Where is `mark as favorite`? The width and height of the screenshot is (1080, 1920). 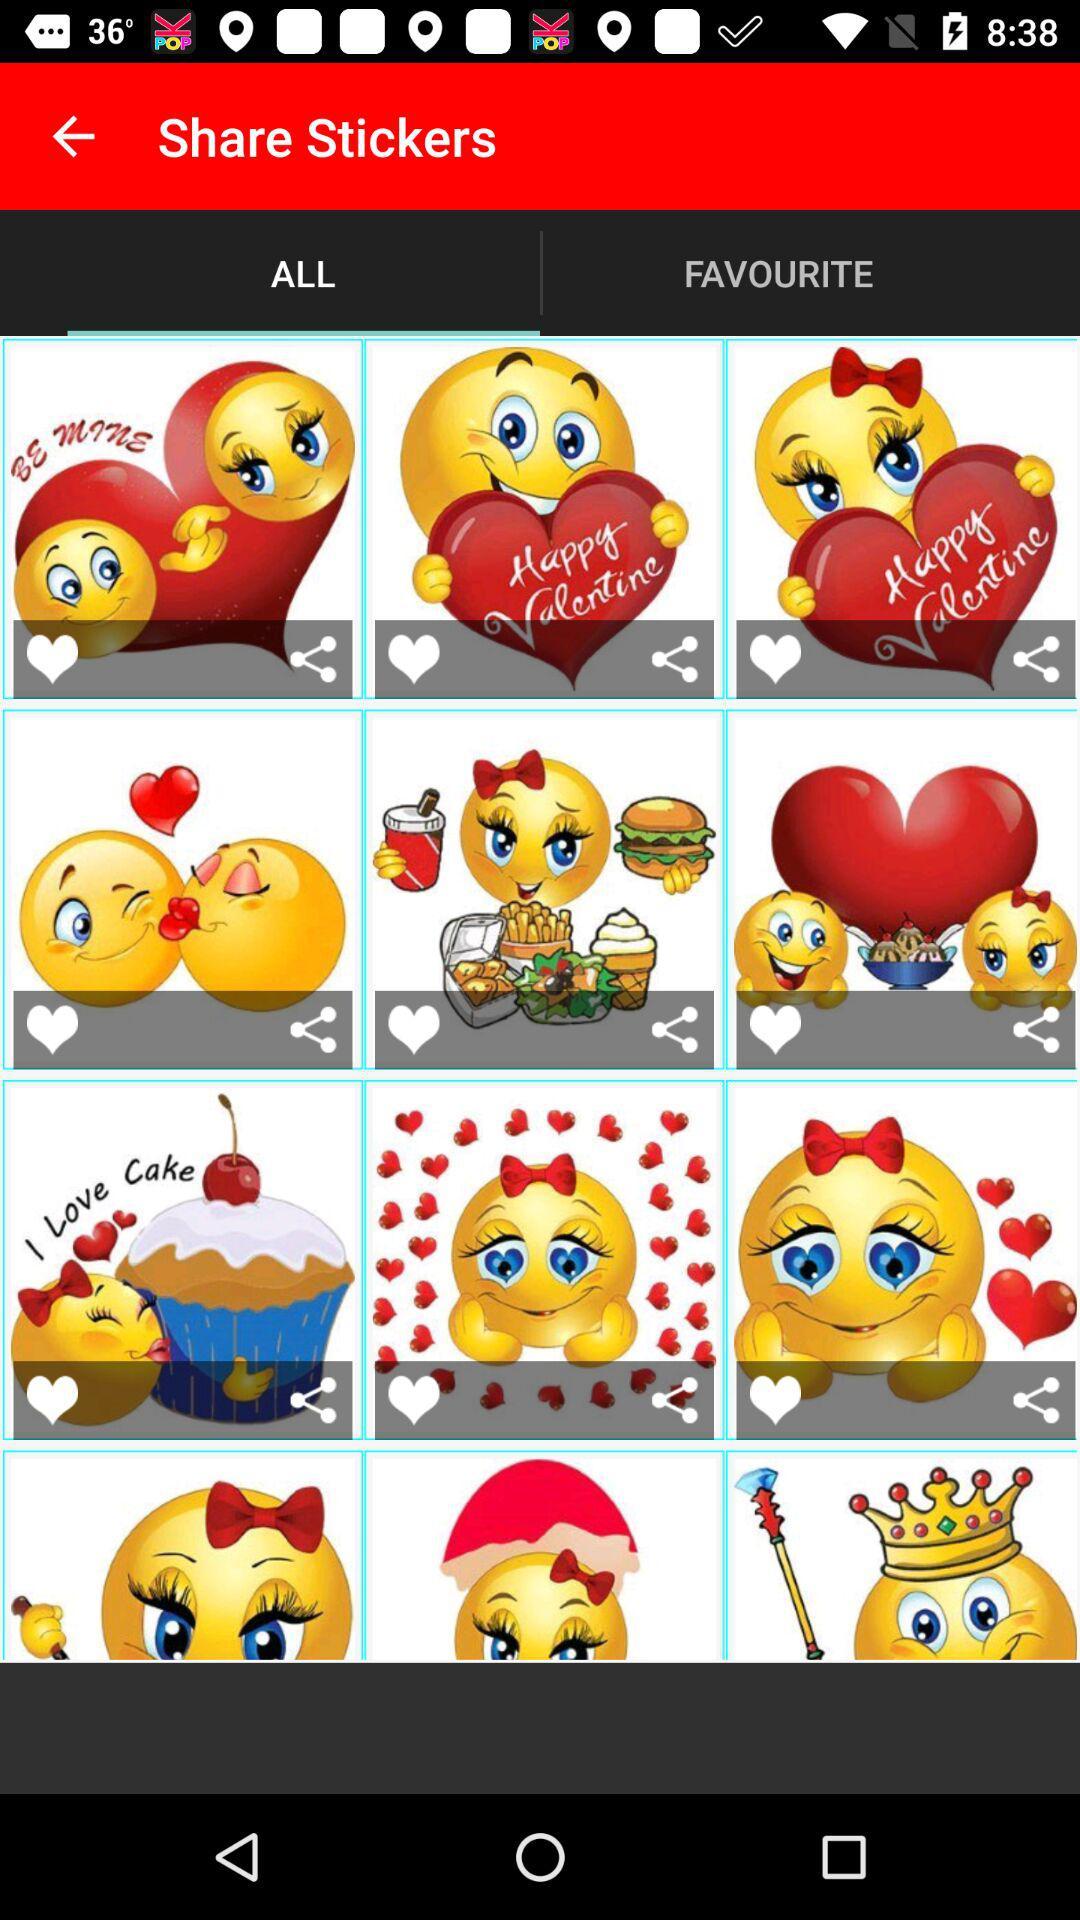 mark as favorite is located at coordinates (51, 1399).